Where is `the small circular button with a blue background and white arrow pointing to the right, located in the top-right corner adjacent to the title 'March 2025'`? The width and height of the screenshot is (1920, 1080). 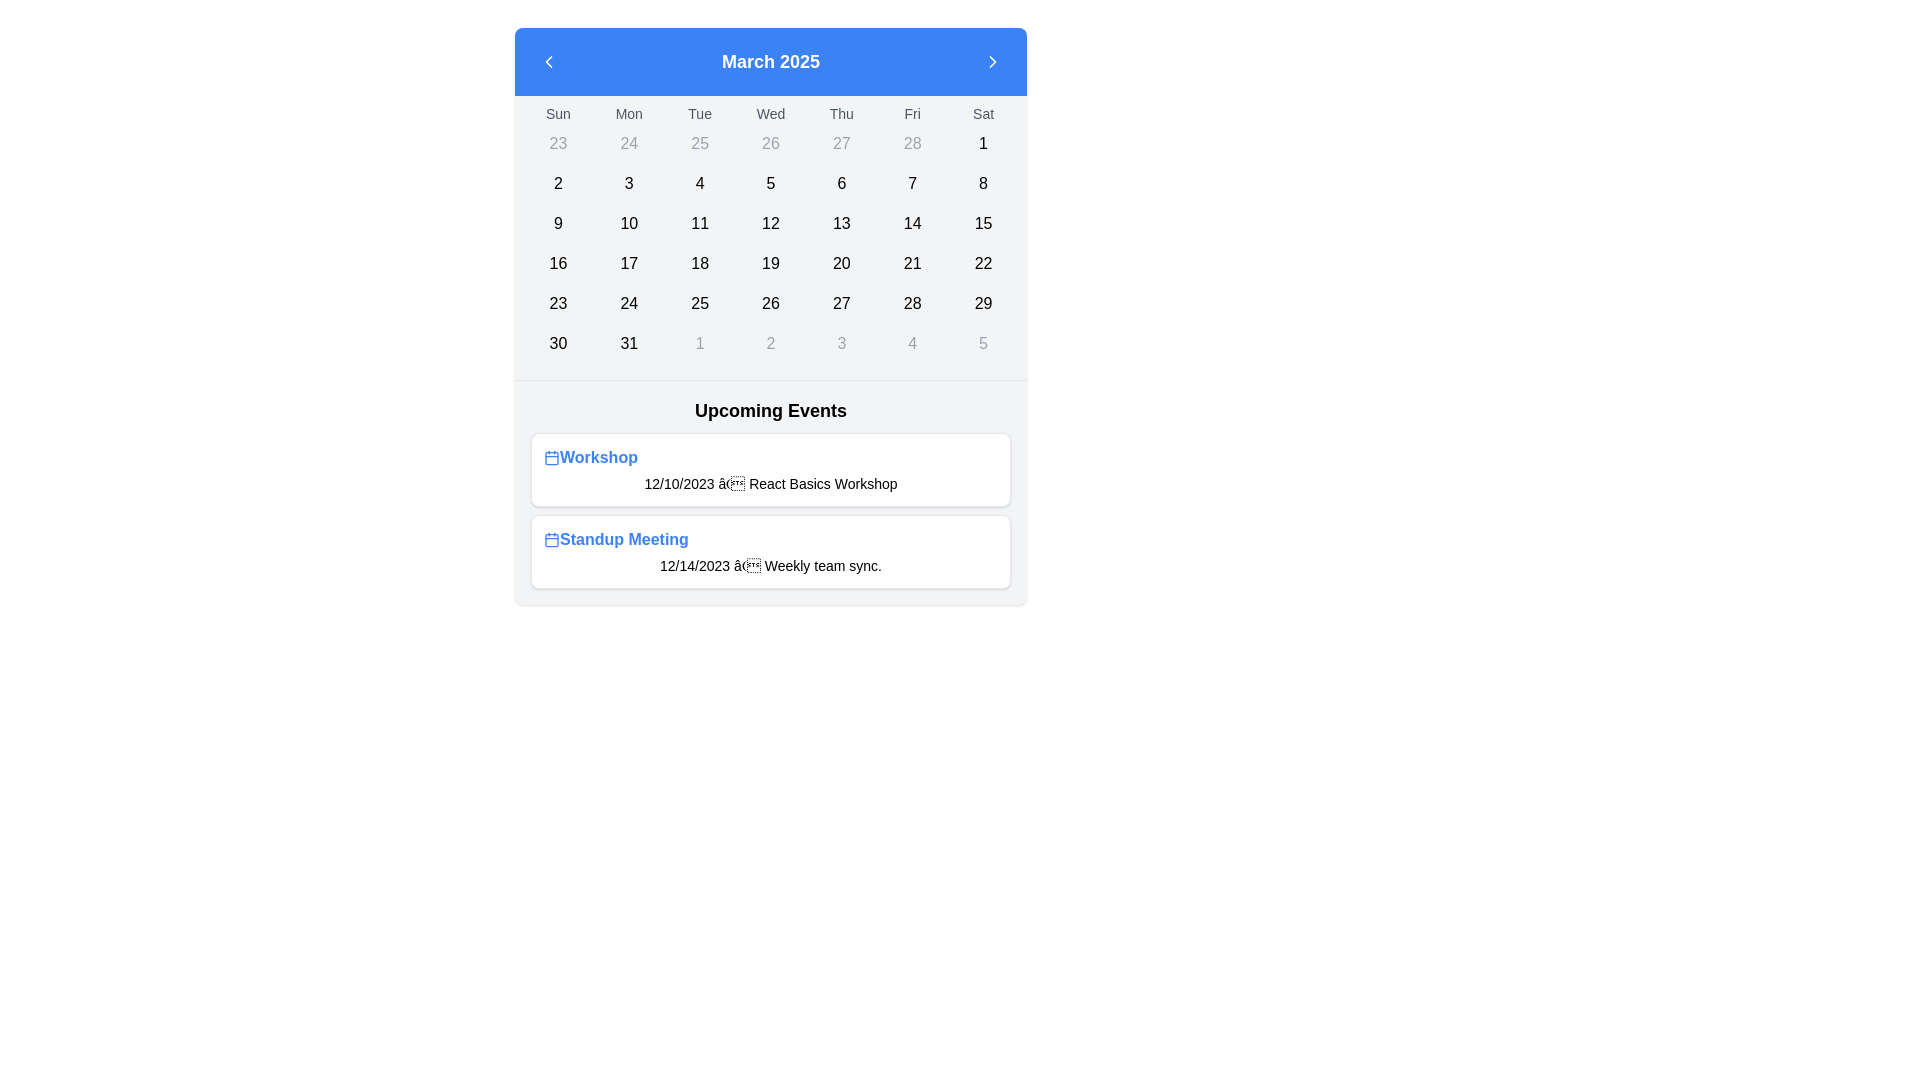 the small circular button with a blue background and white arrow pointing to the right, located in the top-right corner adjacent to the title 'March 2025' is located at coordinates (993, 60).